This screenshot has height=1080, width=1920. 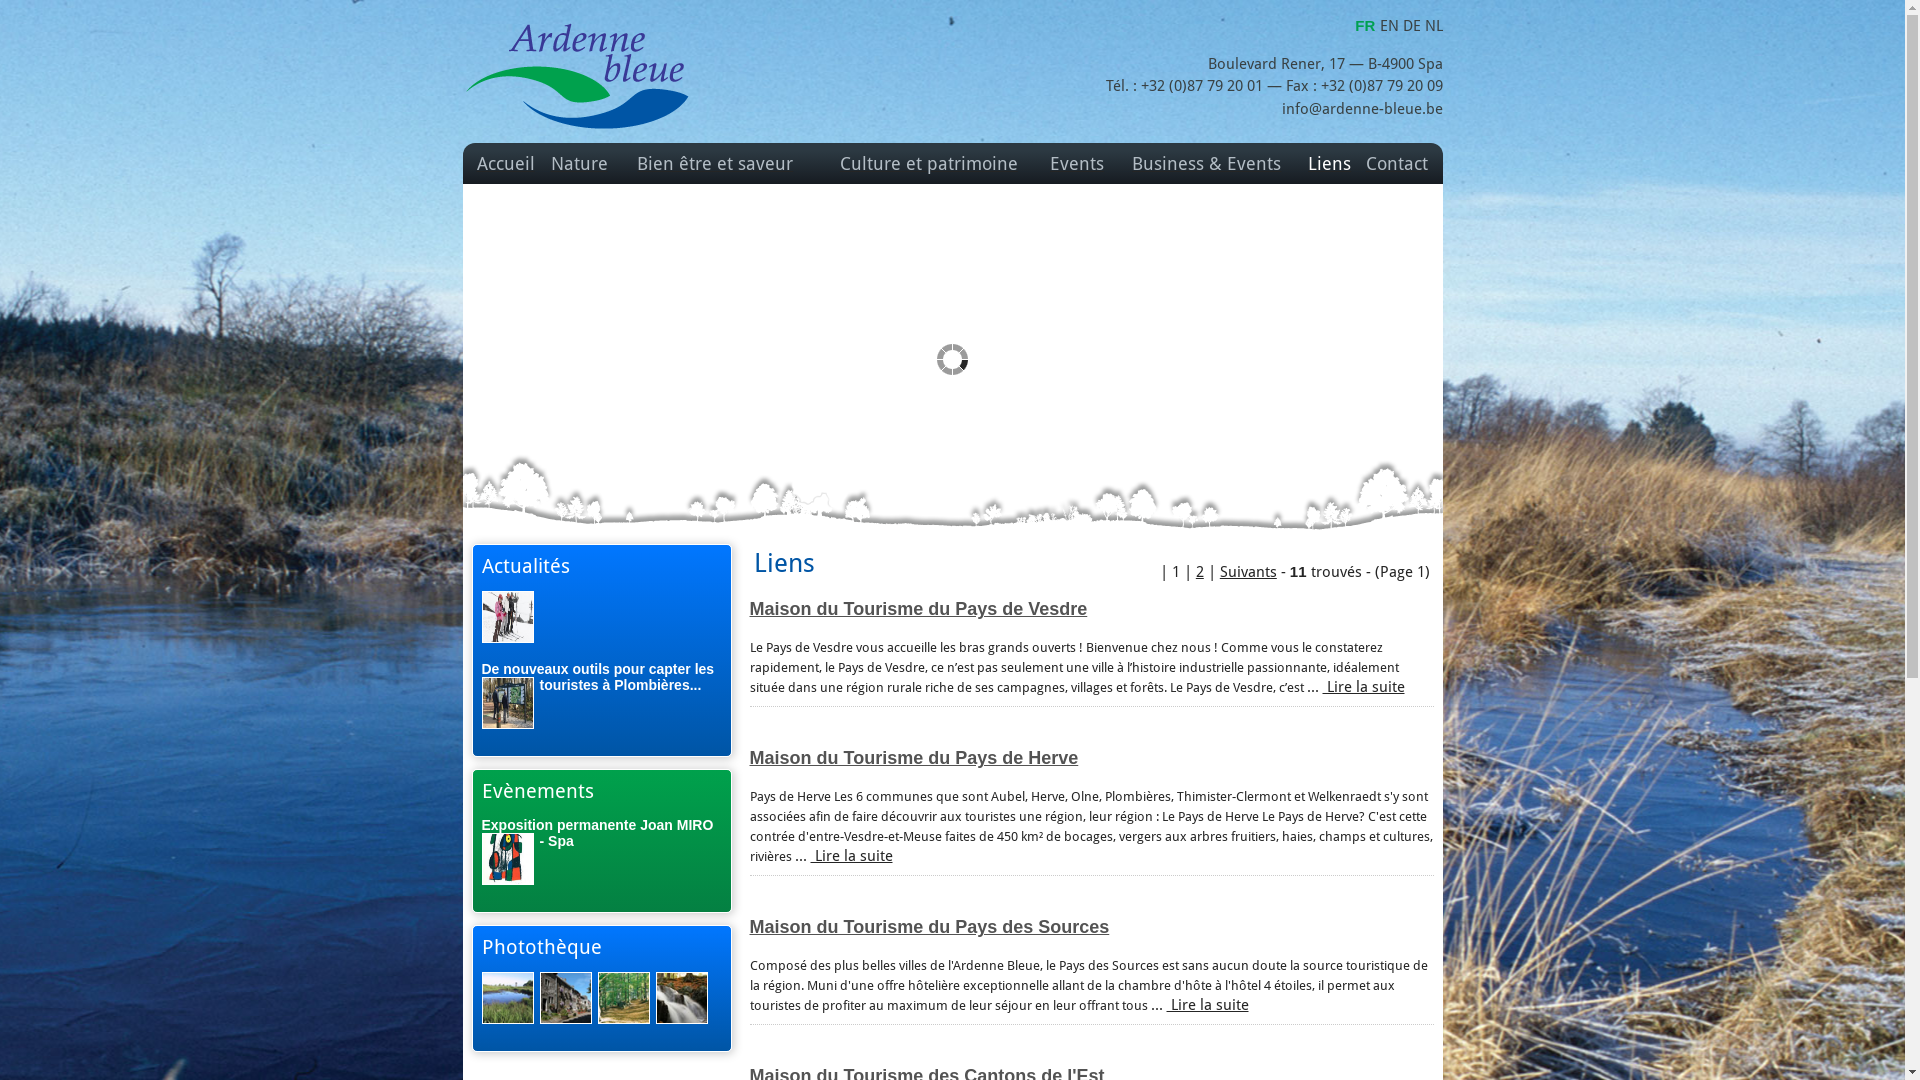 I want to click on 'Maison du Tourisme du Pays de Vesdre', so click(x=917, y=608).